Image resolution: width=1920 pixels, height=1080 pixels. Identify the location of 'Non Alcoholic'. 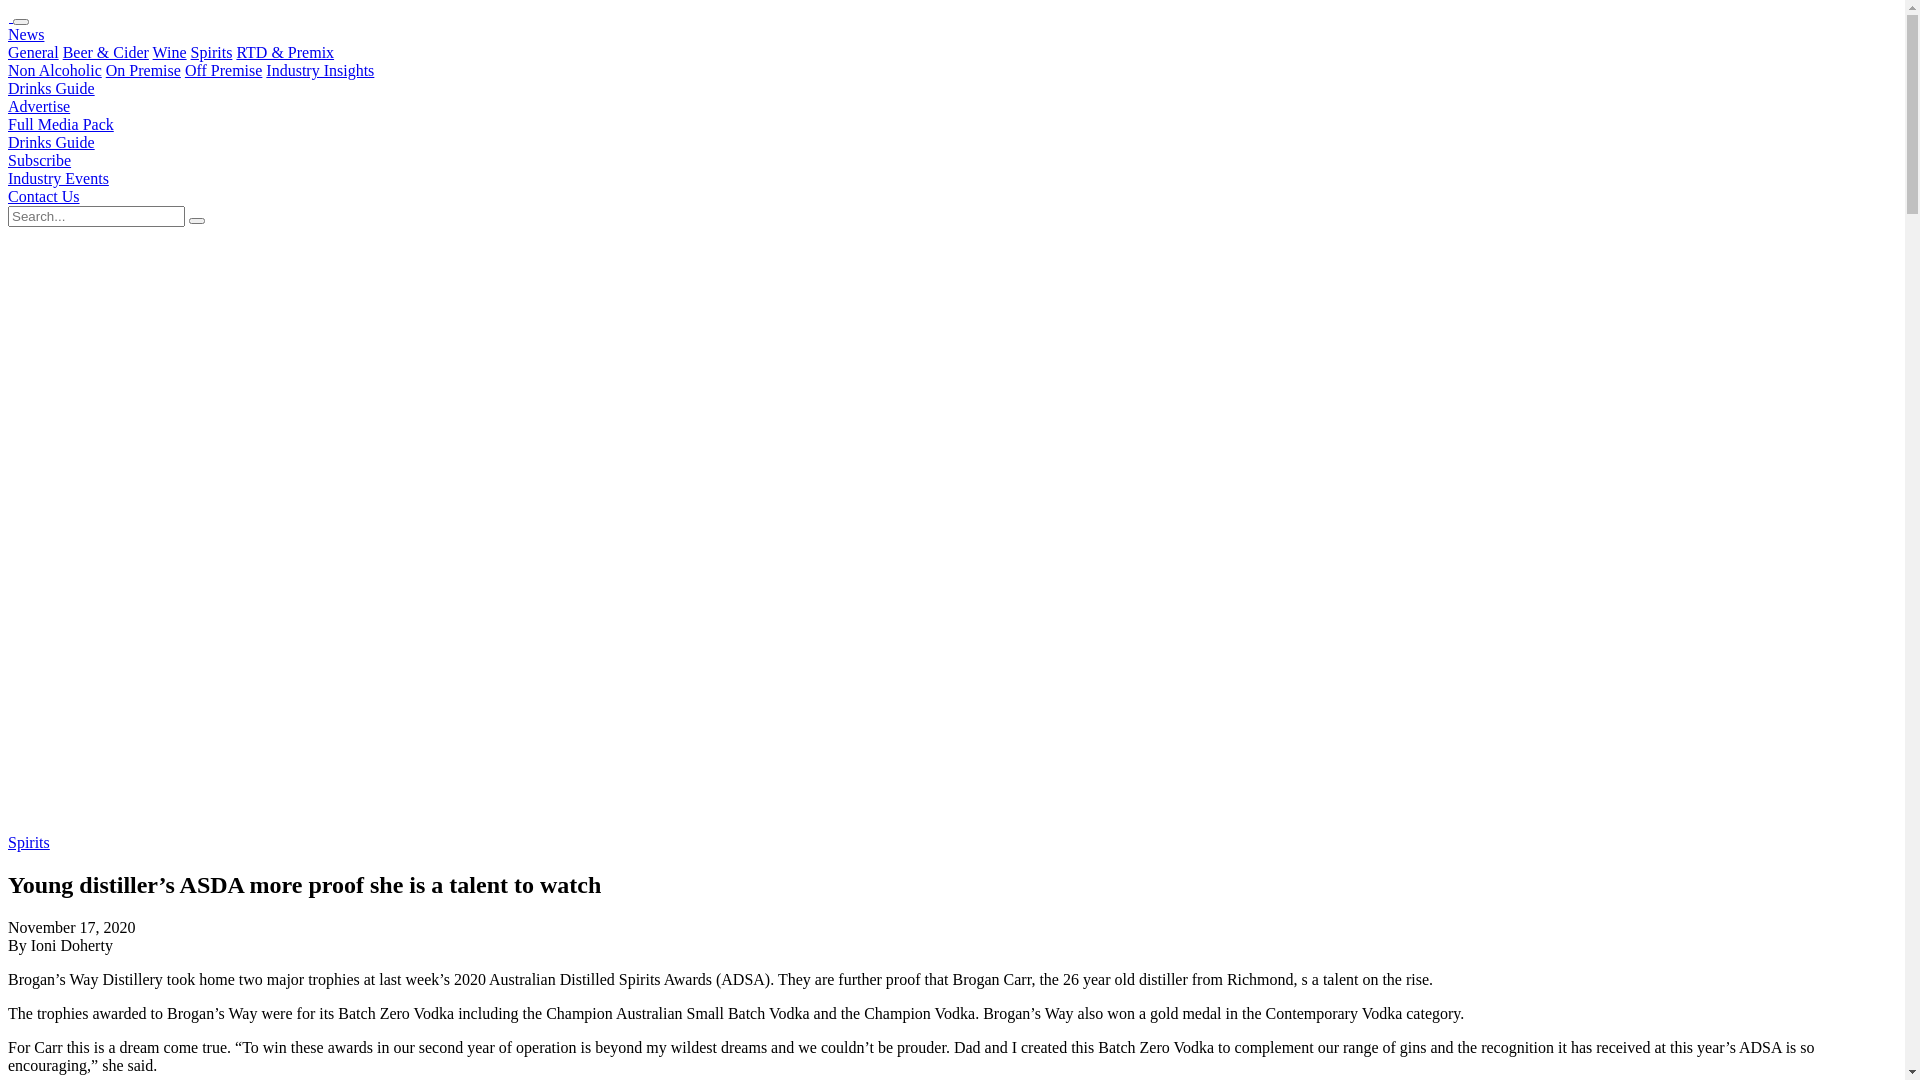
(54, 69).